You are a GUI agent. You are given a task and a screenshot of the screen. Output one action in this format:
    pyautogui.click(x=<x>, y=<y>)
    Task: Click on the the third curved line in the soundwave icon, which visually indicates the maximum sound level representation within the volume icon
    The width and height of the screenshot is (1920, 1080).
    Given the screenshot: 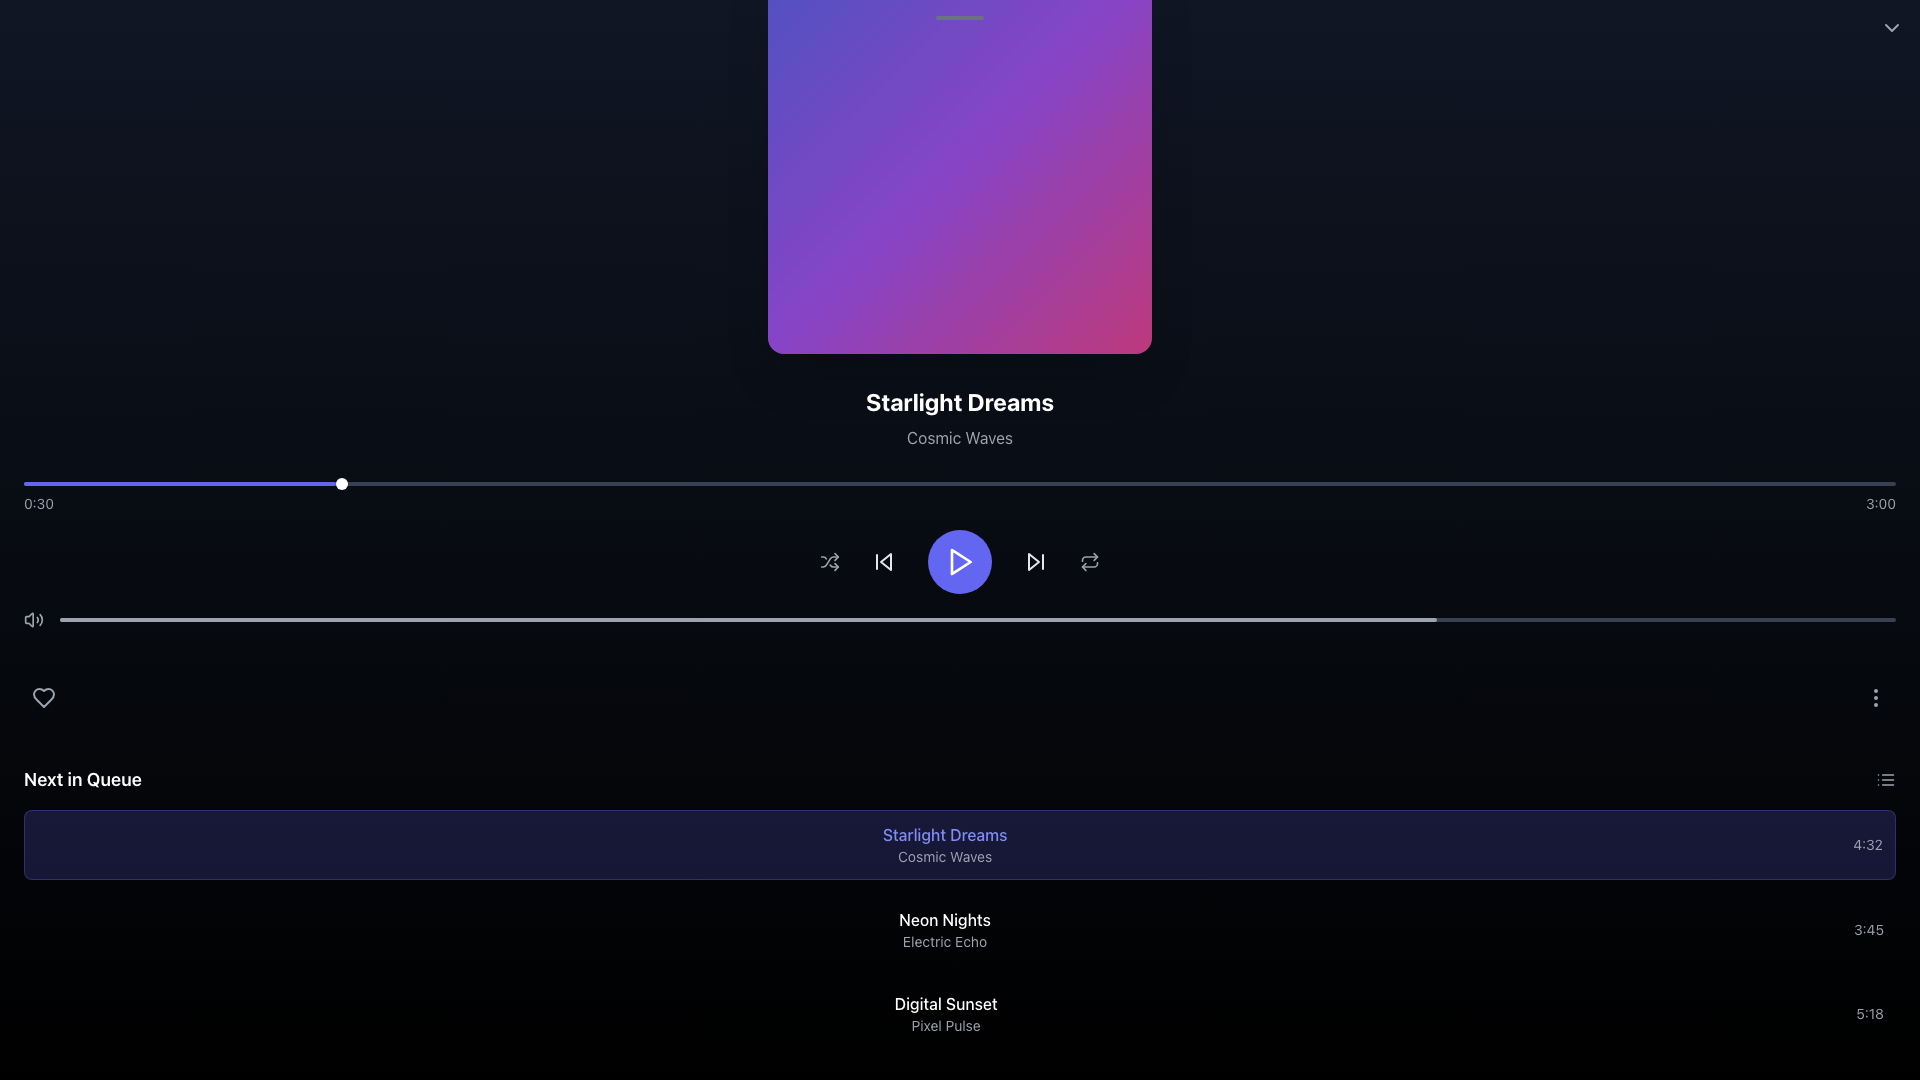 What is the action you would take?
    pyautogui.click(x=41, y=619)
    